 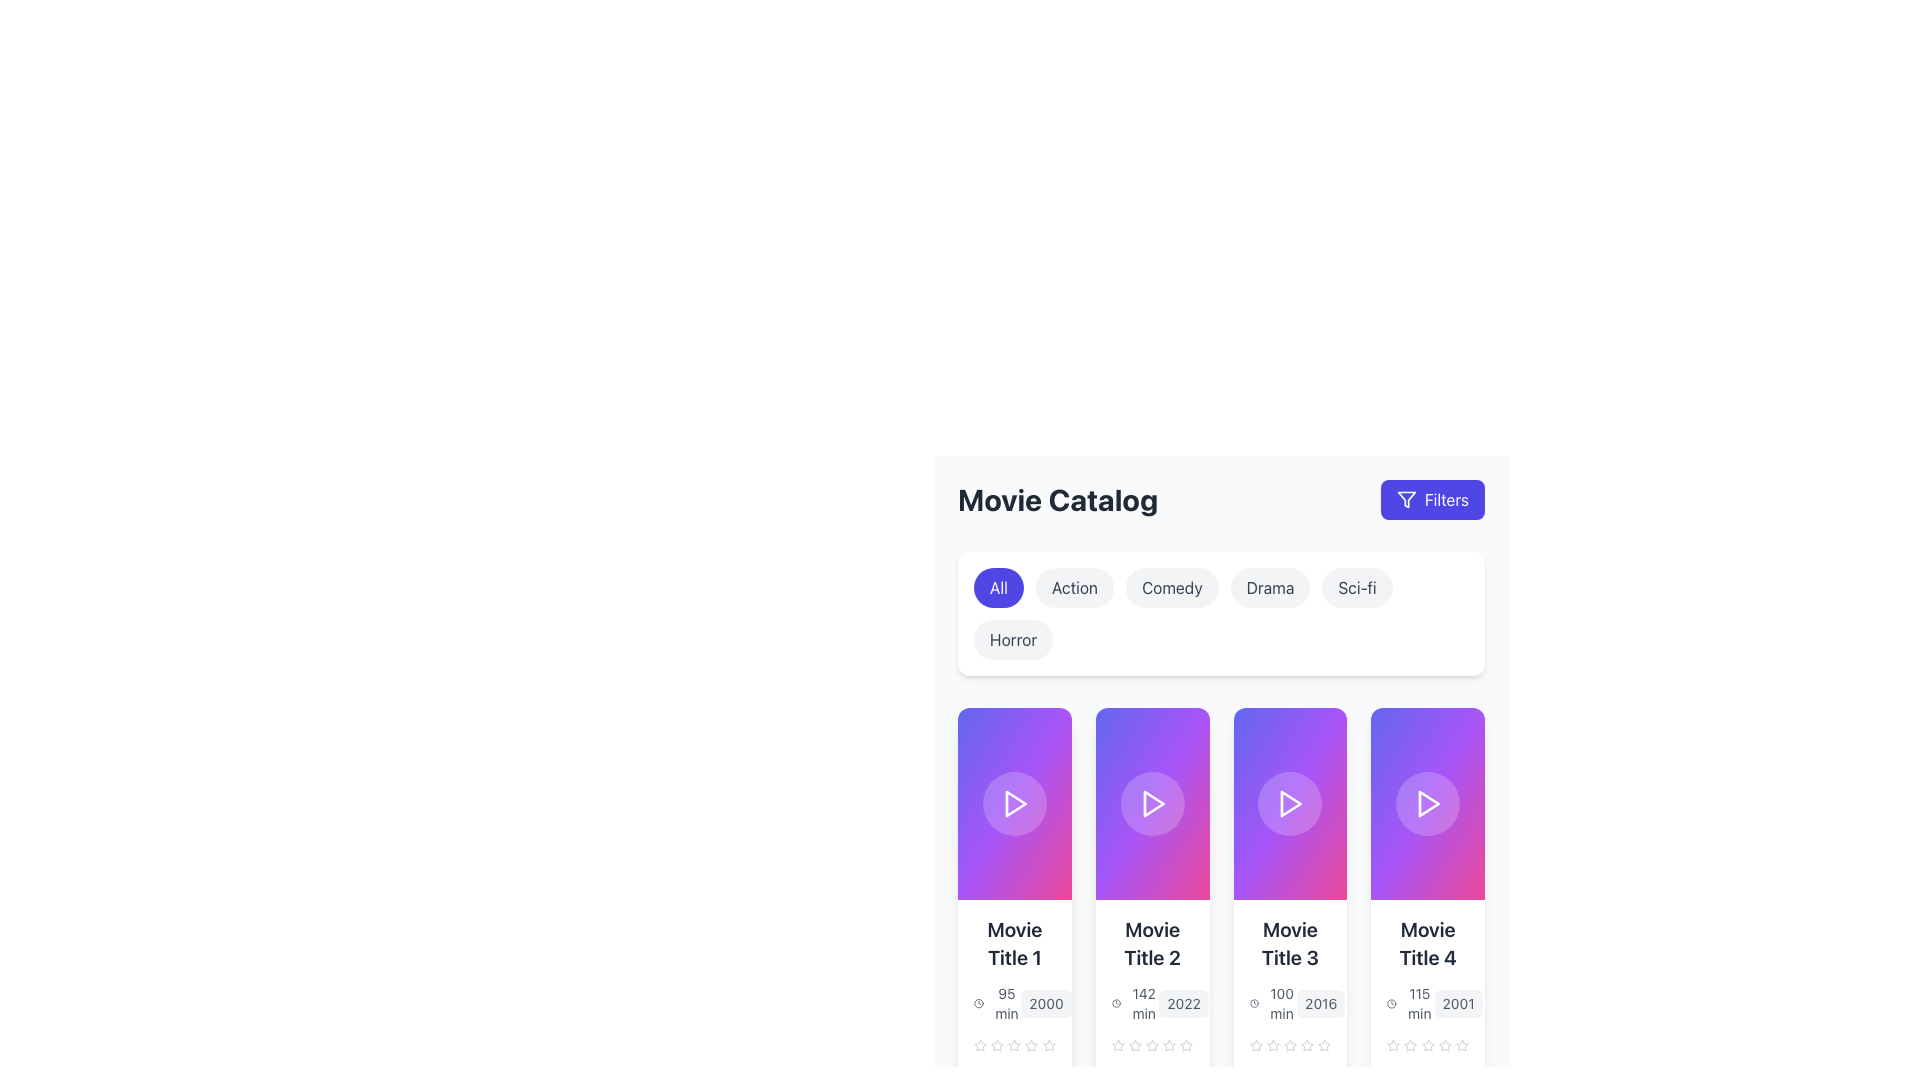 What do you see at coordinates (1427, 944) in the screenshot?
I see `text content of the static text label displaying 'Movie Title 4', which is styled in bold and slightly larger font, located beneath the movie card` at bounding box center [1427, 944].